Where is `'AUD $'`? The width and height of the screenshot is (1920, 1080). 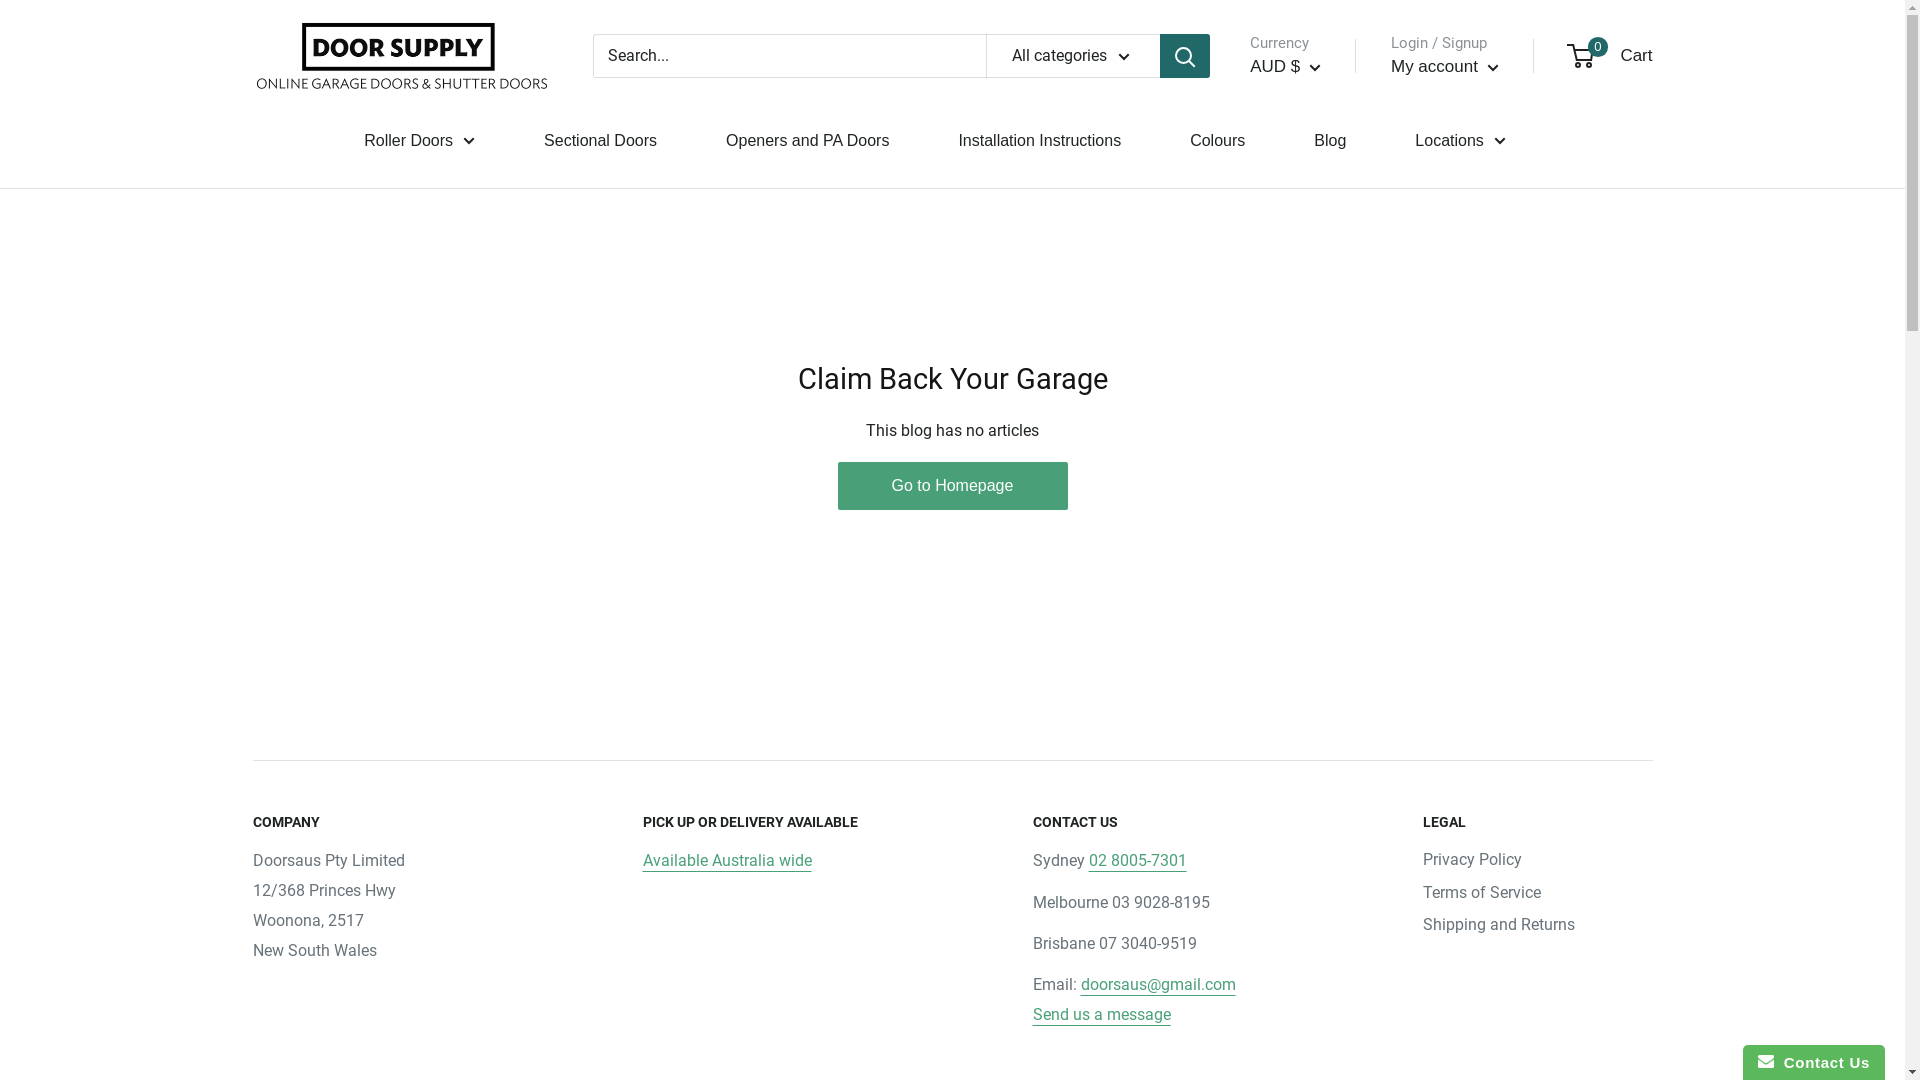 'AUD $' is located at coordinates (1285, 65).